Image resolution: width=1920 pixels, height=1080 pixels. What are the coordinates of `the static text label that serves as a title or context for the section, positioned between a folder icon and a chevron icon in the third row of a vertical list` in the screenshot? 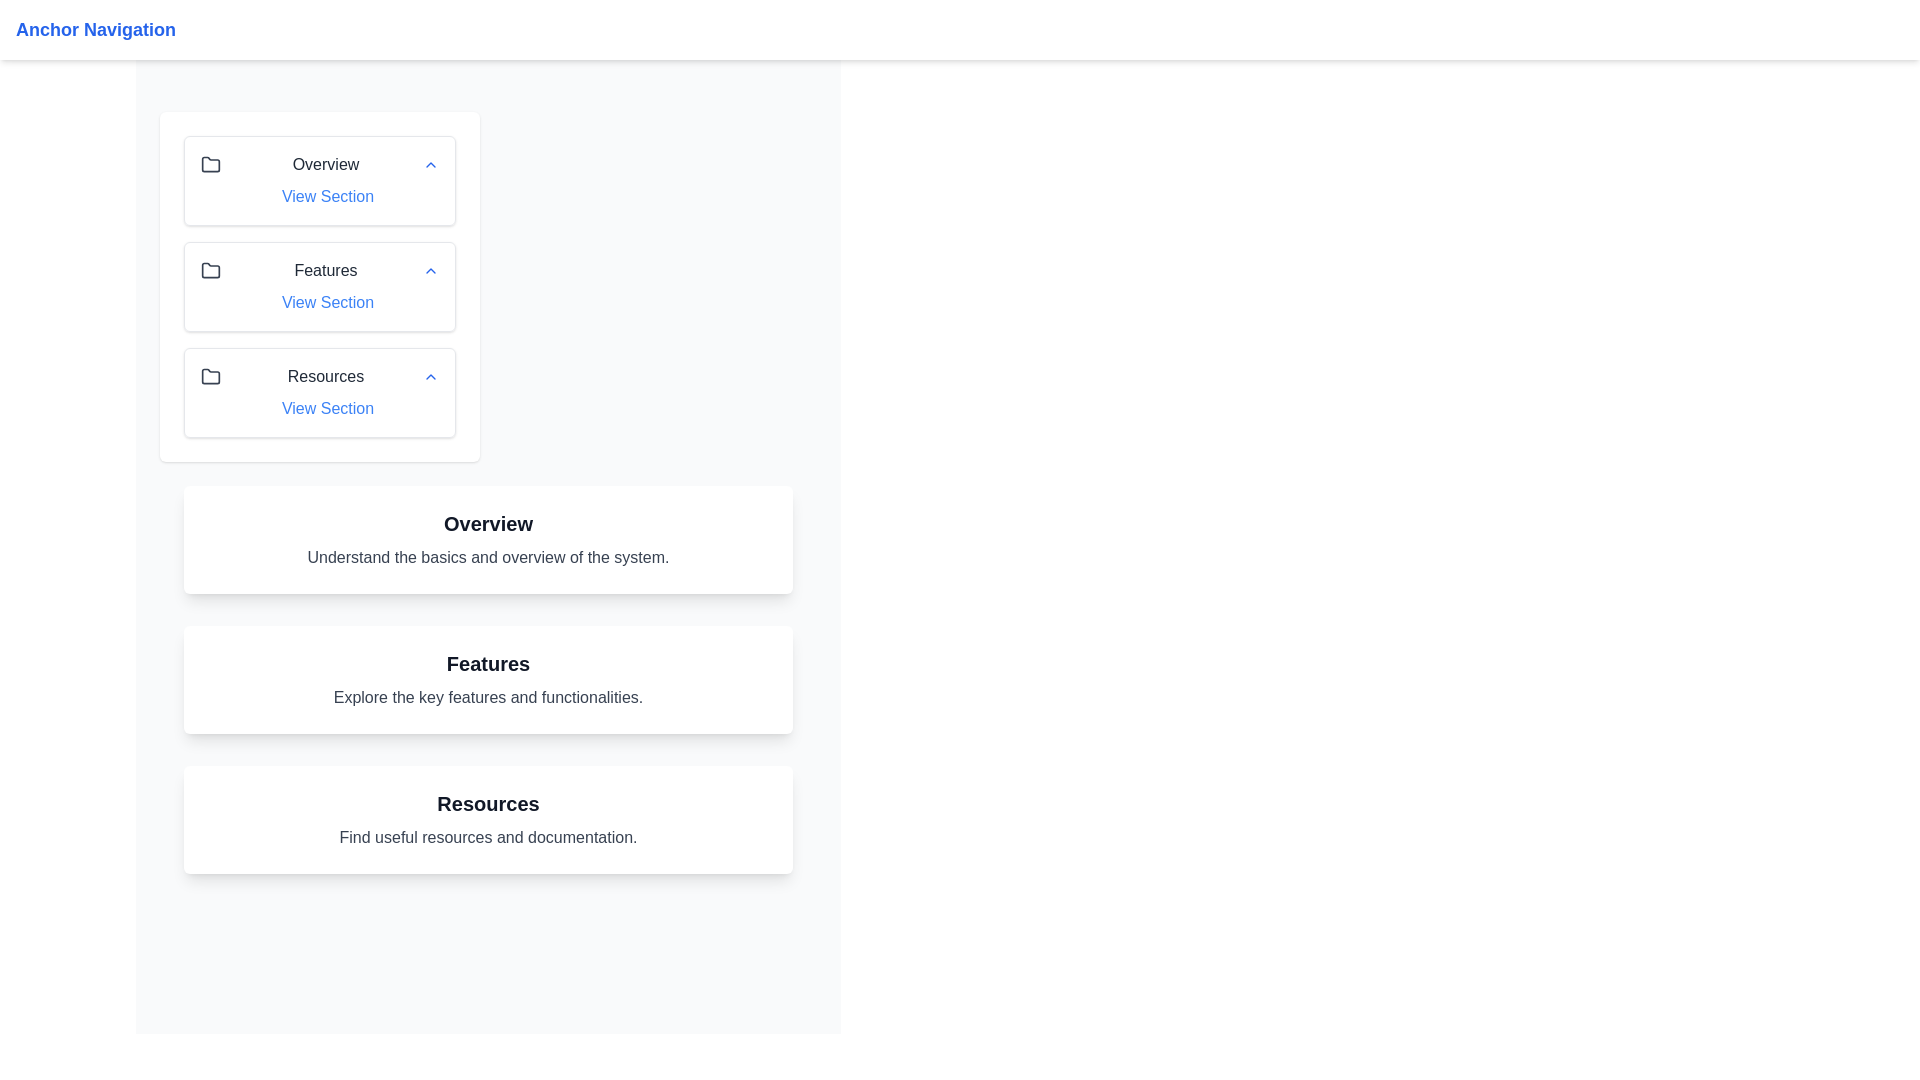 It's located at (326, 377).